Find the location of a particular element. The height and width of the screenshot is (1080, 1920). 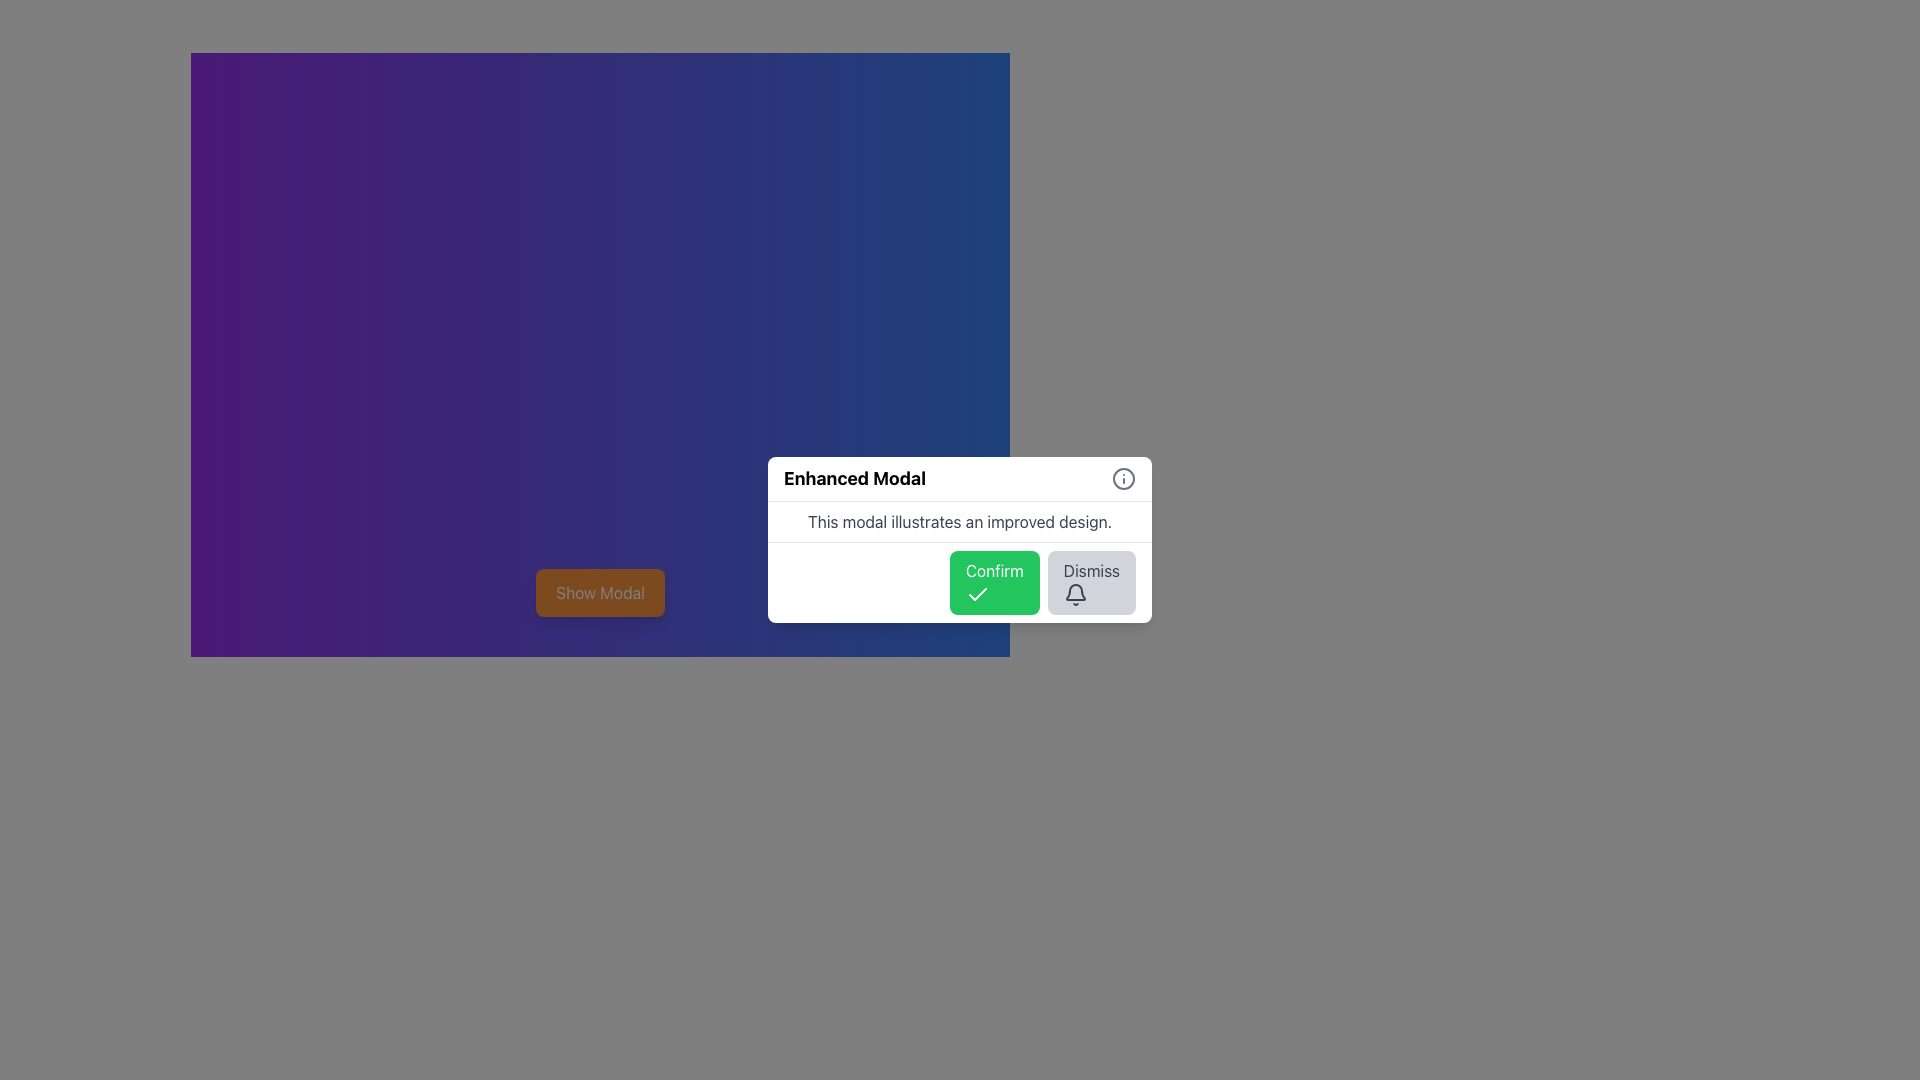

the green 'Confirm' button with a white check mark icon located in the bottom-right corner of the modal window to confirm the action is located at coordinates (960, 582).